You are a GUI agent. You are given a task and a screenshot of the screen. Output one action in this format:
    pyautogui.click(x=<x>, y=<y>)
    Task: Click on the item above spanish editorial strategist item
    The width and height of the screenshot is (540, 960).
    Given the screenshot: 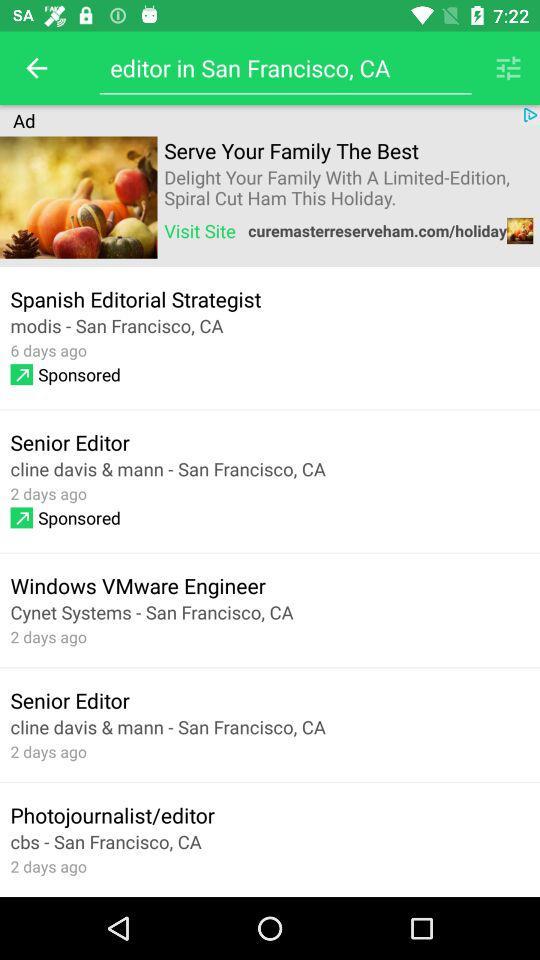 What is the action you would take?
    pyautogui.click(x=200, y=230)
    